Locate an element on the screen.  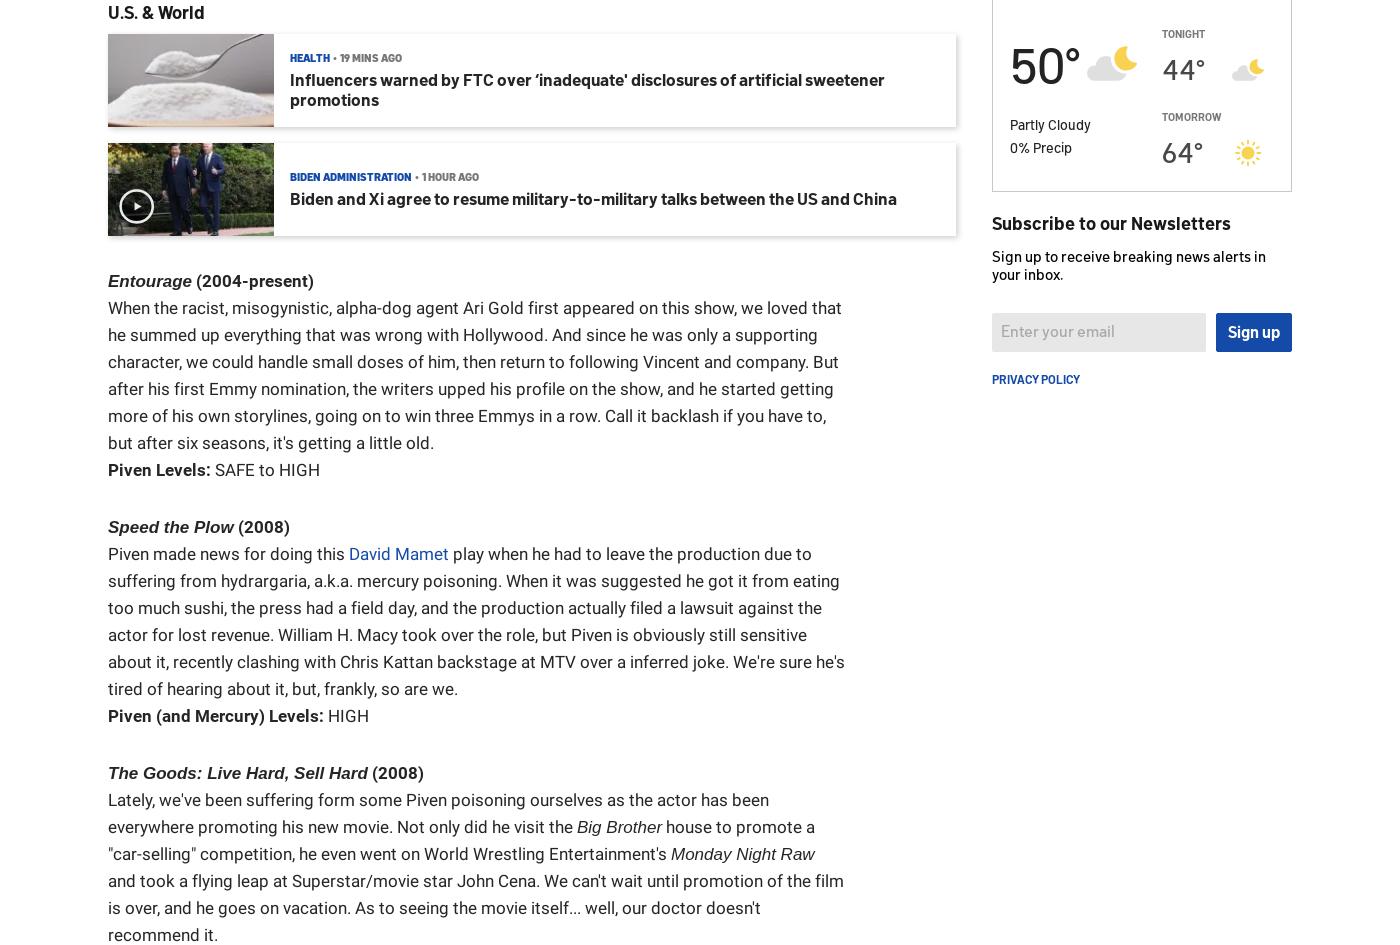
'The Goods: Live Hard, Sell Hard' is located at coordinates (237, 772).